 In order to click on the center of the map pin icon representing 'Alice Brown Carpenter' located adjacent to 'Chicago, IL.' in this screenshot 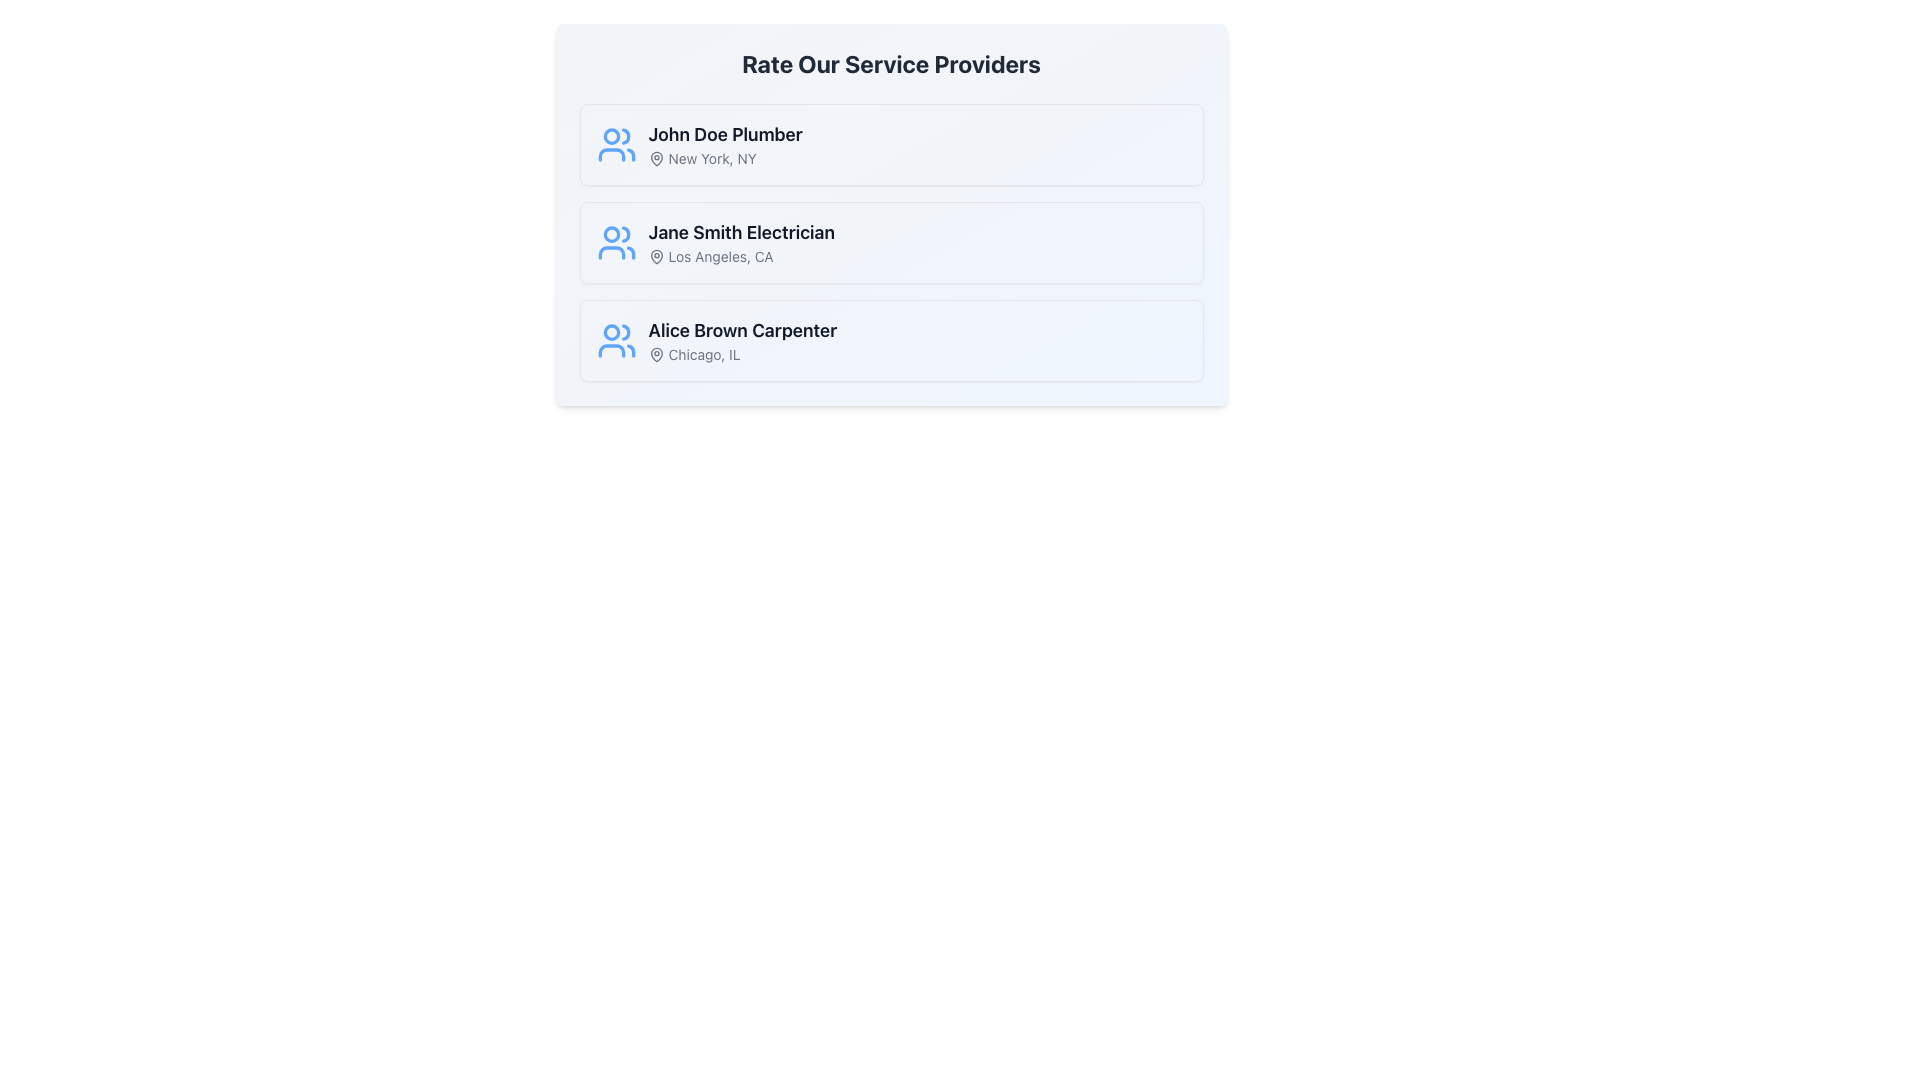, I will do `click(656, 353)`.